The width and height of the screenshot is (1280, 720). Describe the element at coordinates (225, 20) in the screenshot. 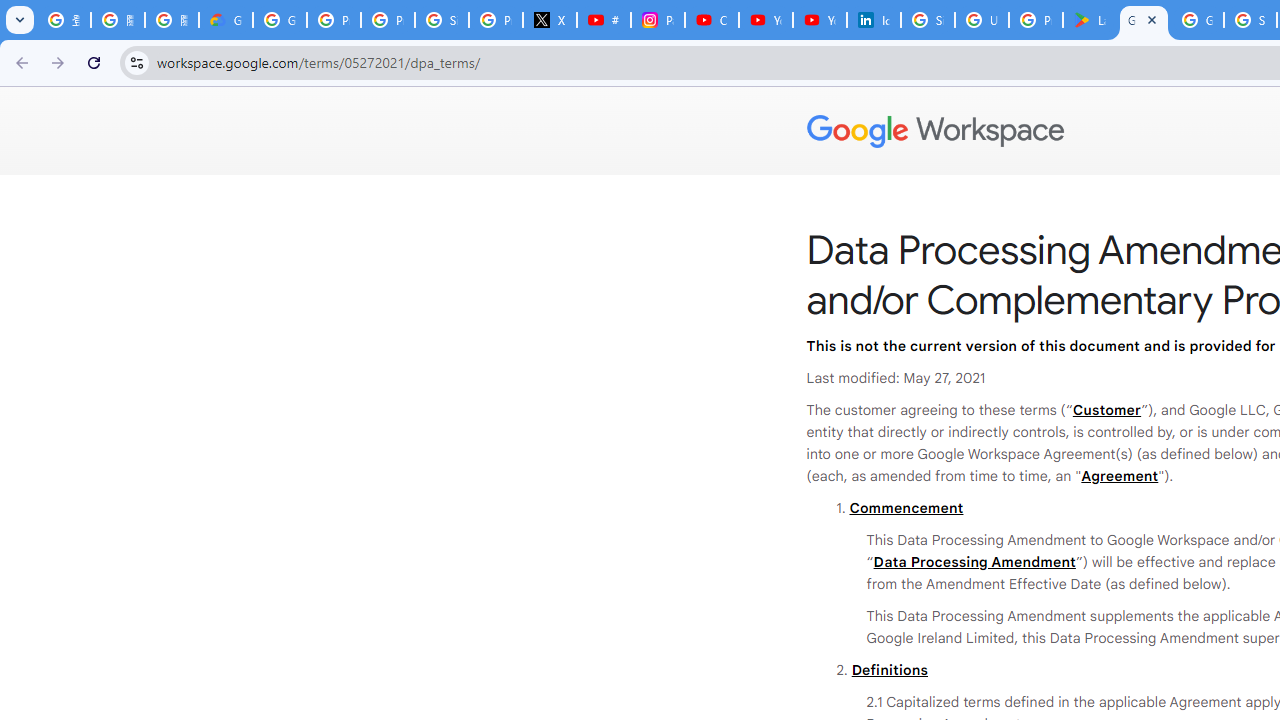

I see `'Google Cloud Privacy Notice'` at that location.